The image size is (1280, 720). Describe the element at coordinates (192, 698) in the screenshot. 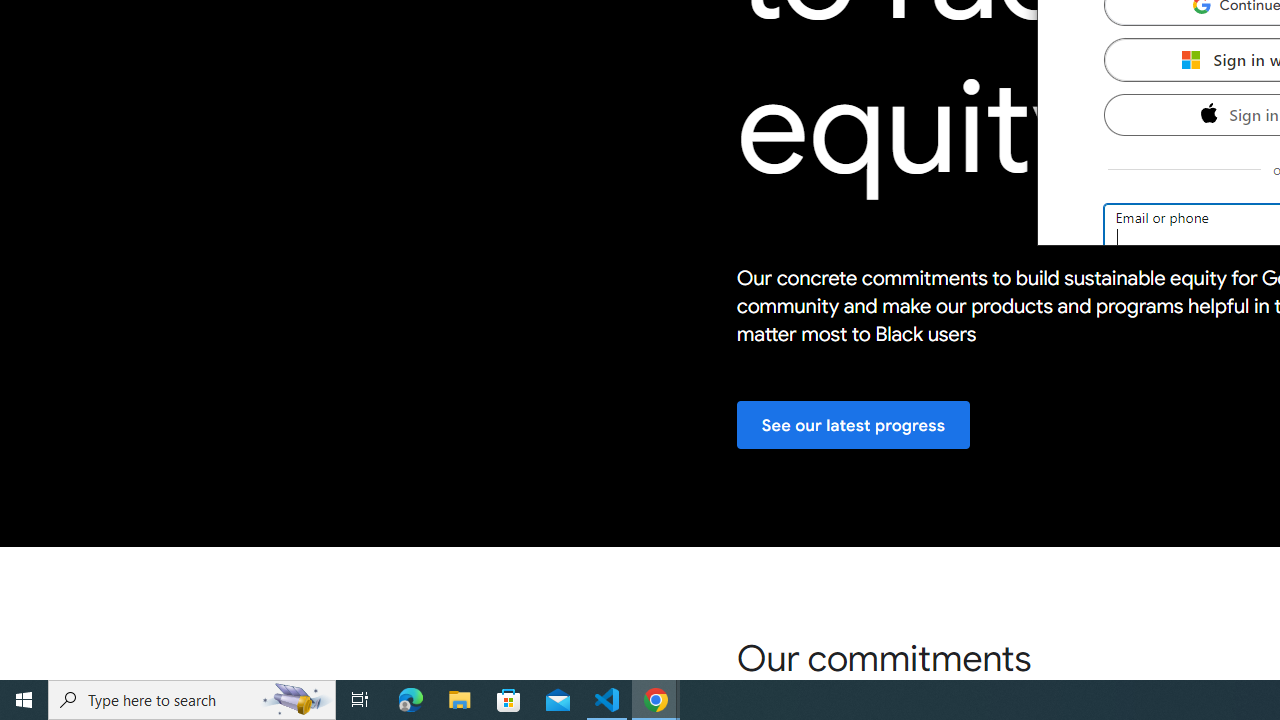

I see `'Type here to search'` at that location.